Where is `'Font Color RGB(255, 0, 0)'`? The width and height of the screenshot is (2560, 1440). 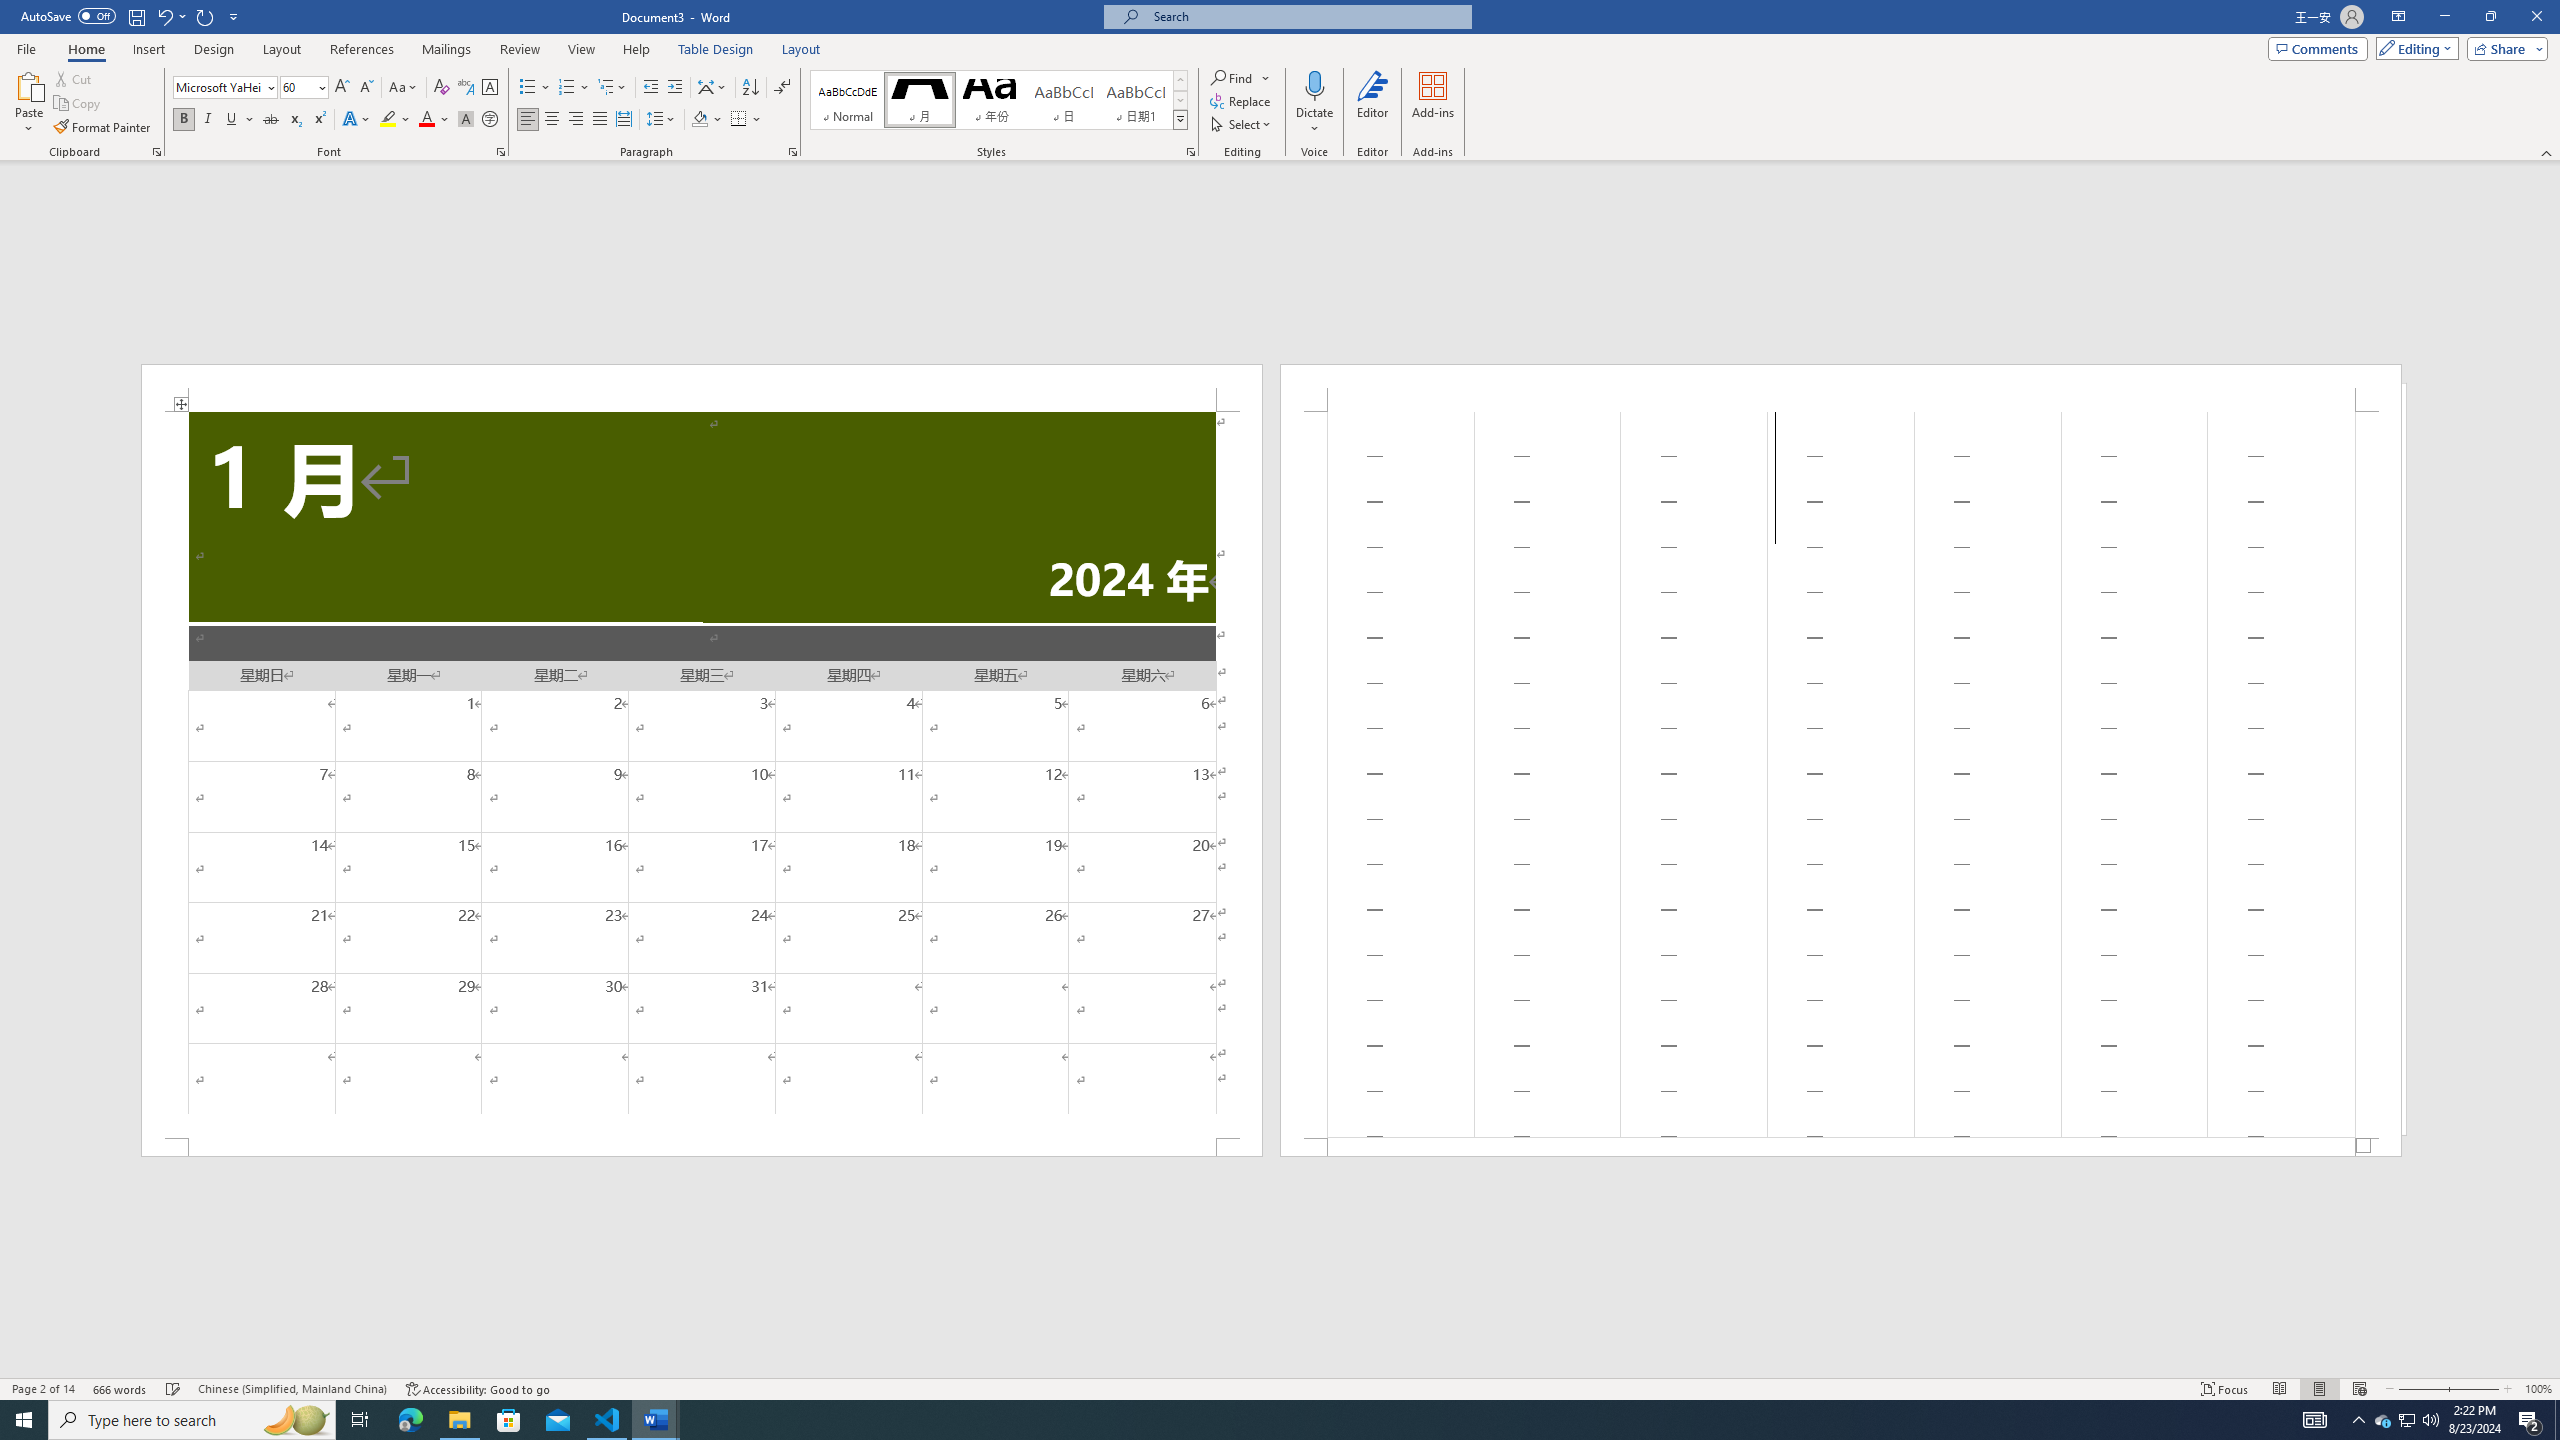 'Font Color RGB(255, 0, 0)' is located at coordinates (425, 118).